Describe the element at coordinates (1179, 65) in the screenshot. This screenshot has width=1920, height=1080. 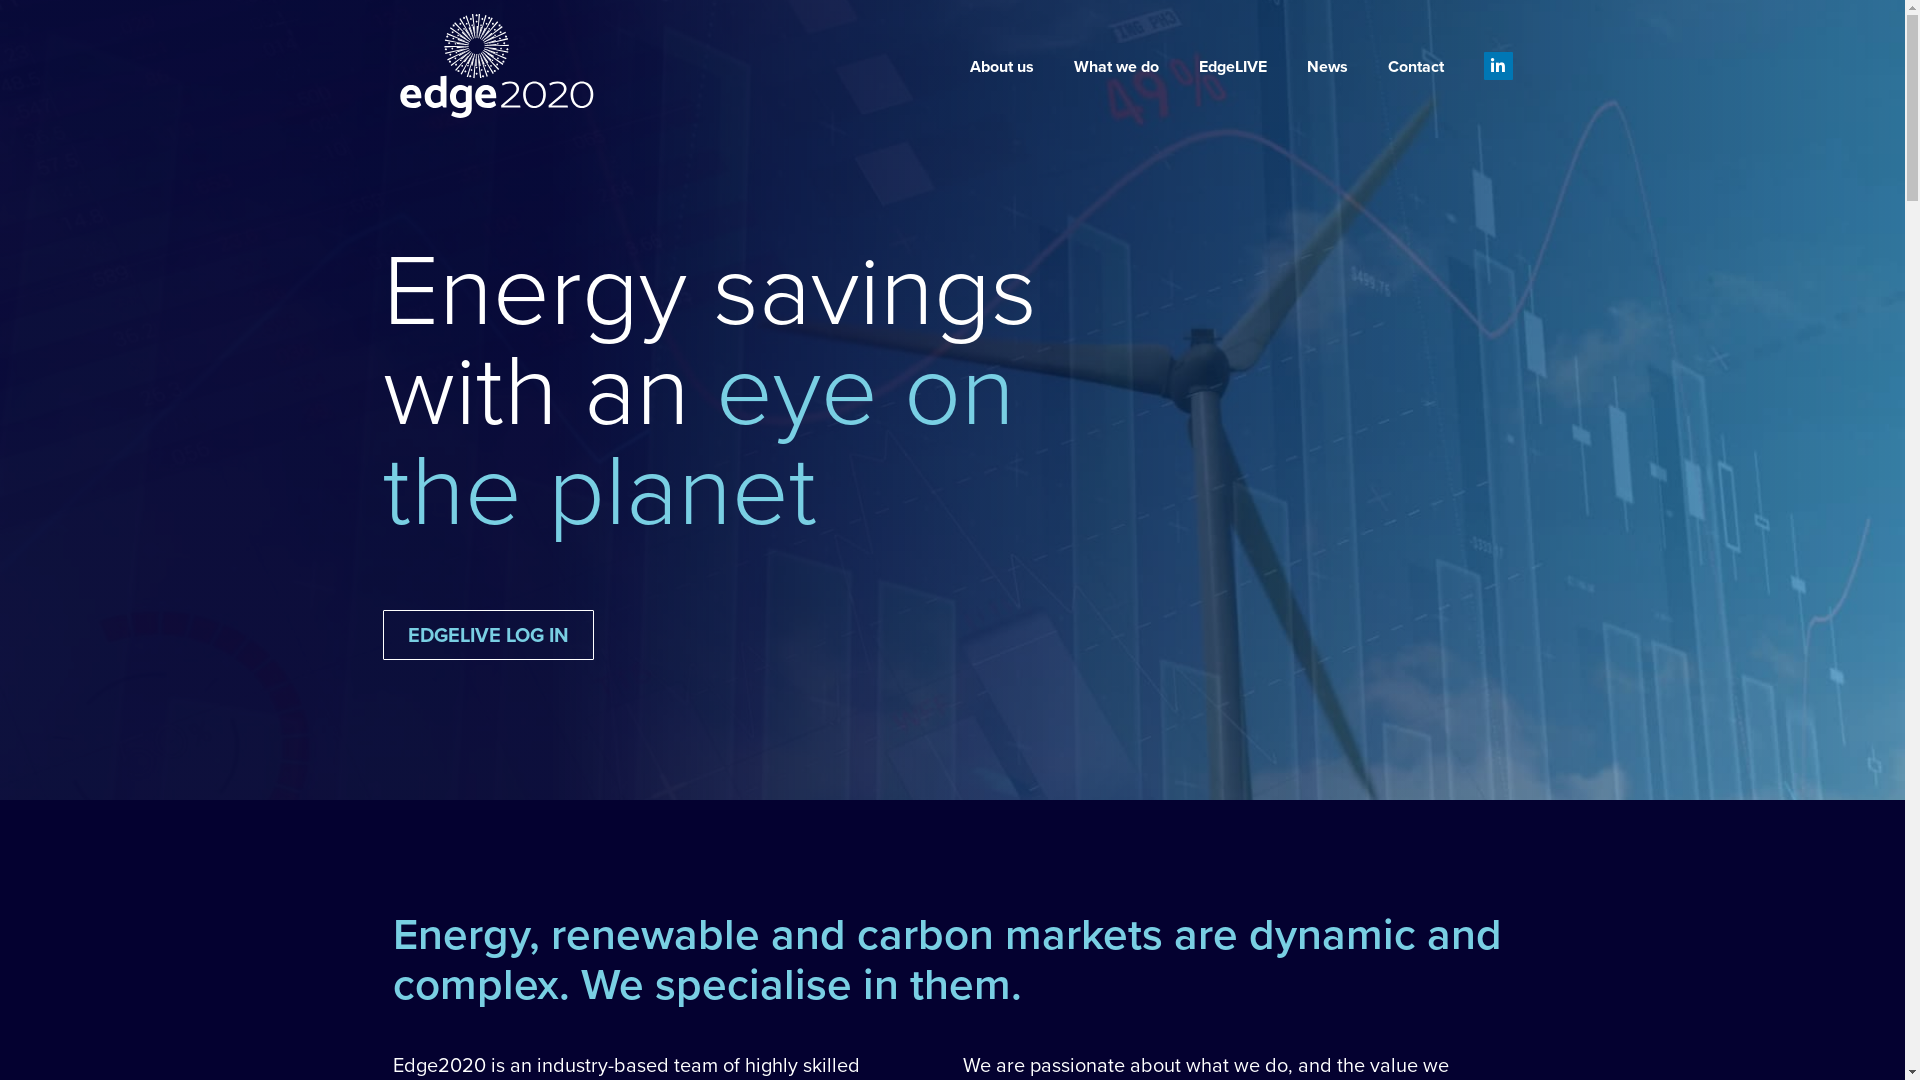
I see `'EdgeLIVE'` at that location.